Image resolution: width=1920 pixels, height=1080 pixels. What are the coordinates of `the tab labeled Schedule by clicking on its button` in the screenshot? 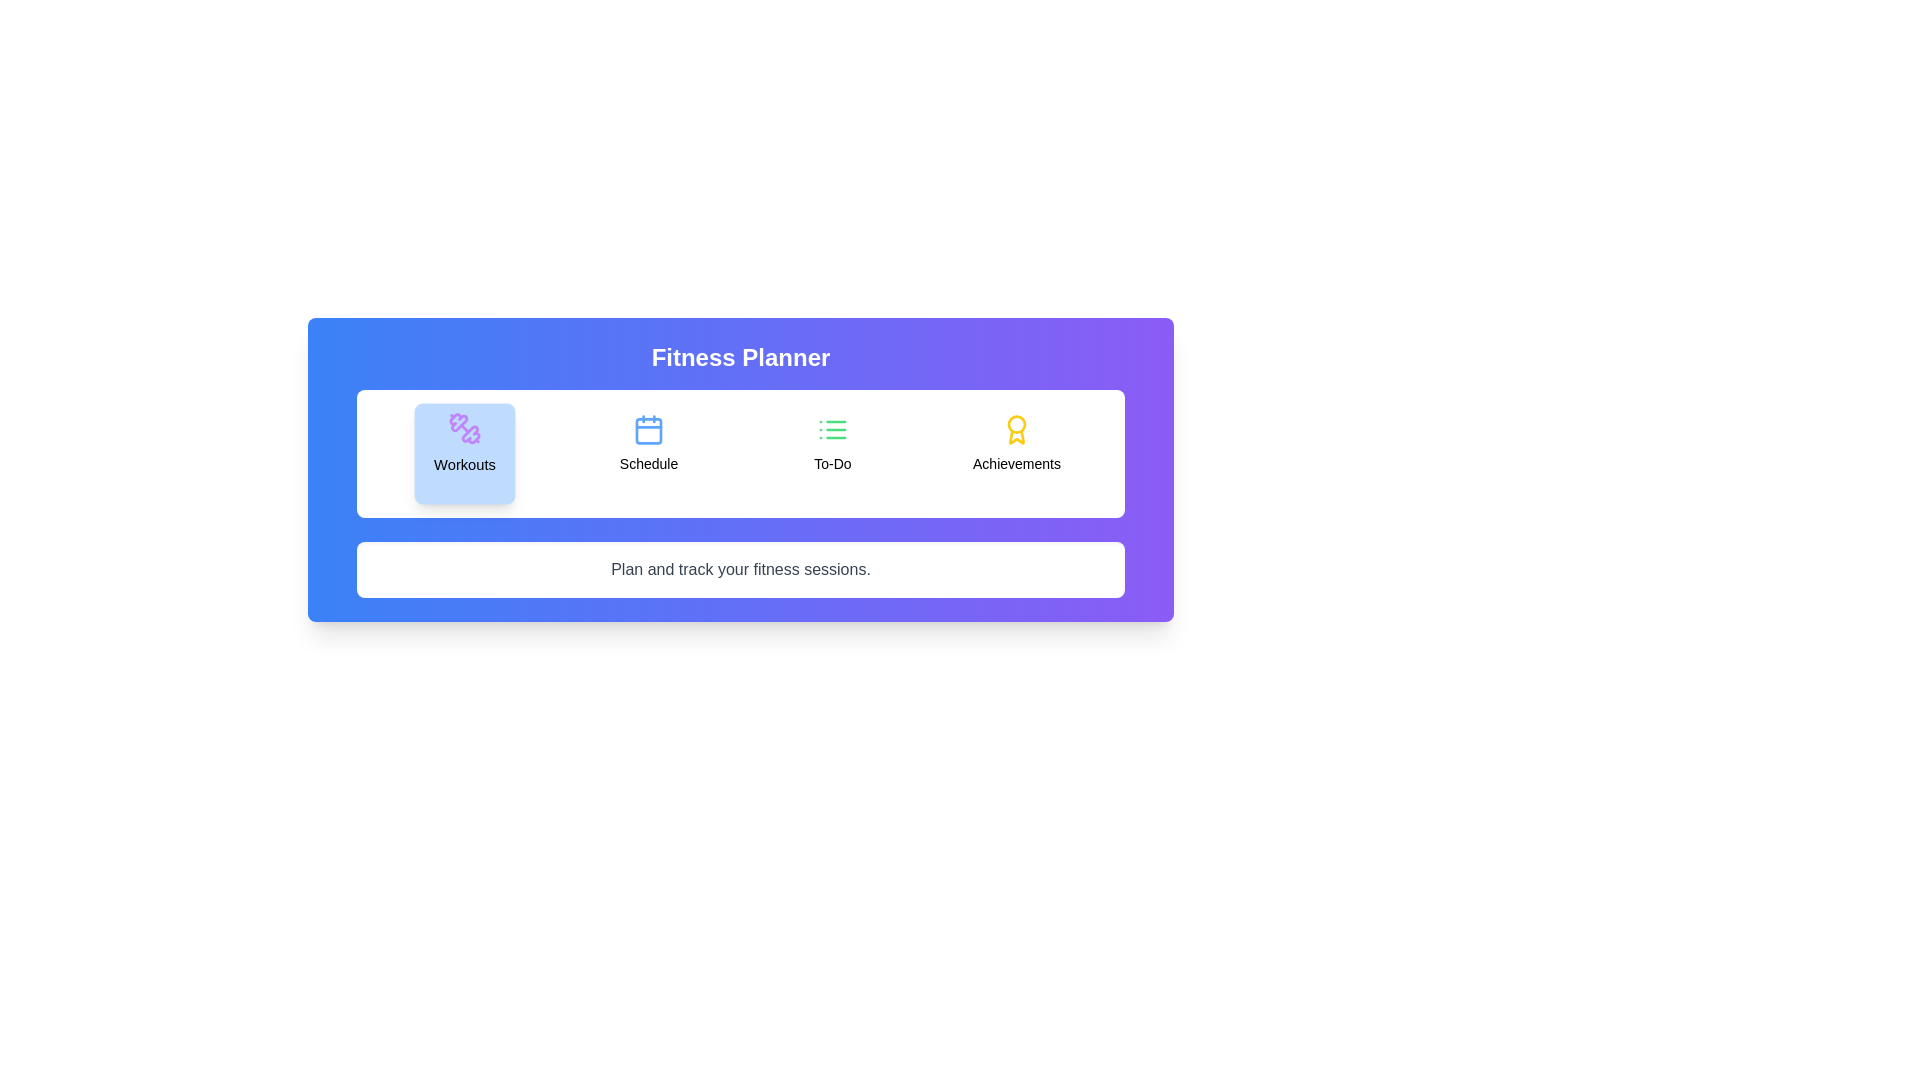 It's located at (648, 454).